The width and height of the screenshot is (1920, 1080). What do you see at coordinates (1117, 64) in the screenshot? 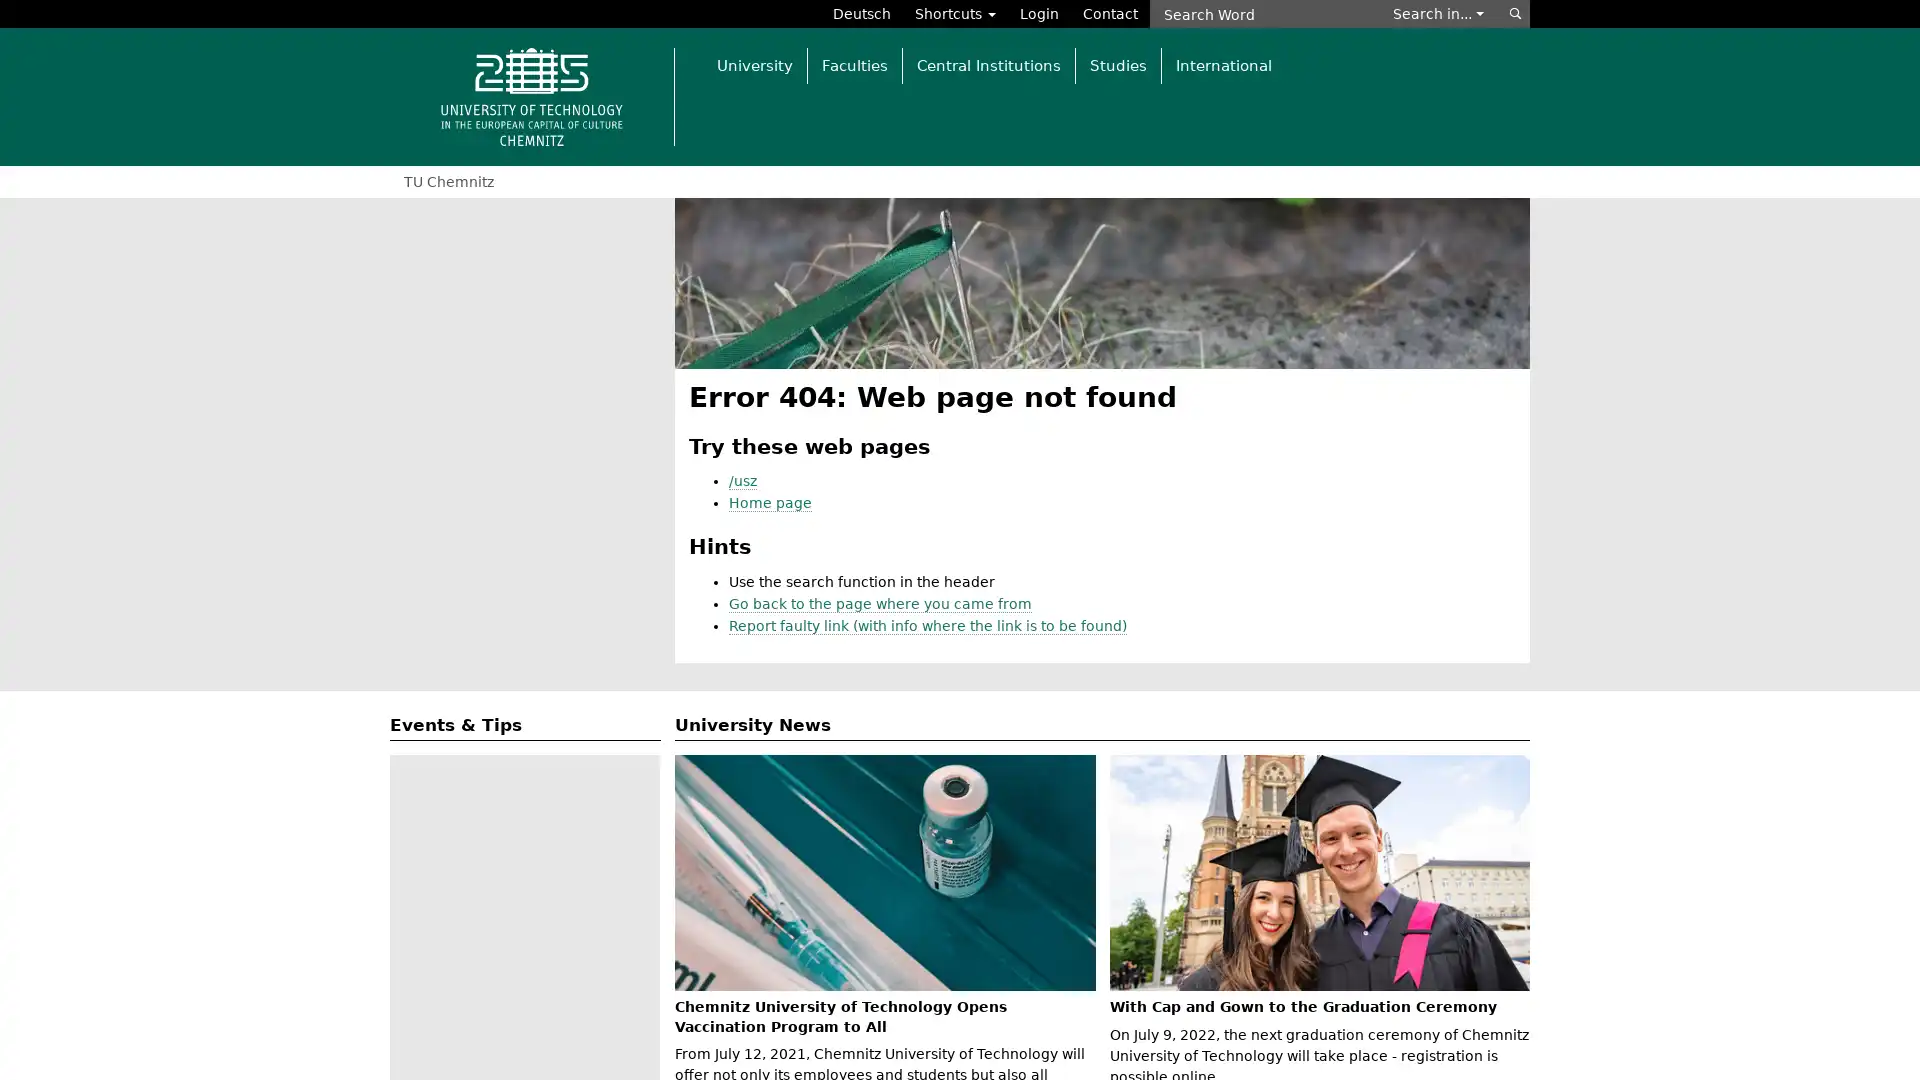
I see `Studies` at bounding box center [1117, 64].